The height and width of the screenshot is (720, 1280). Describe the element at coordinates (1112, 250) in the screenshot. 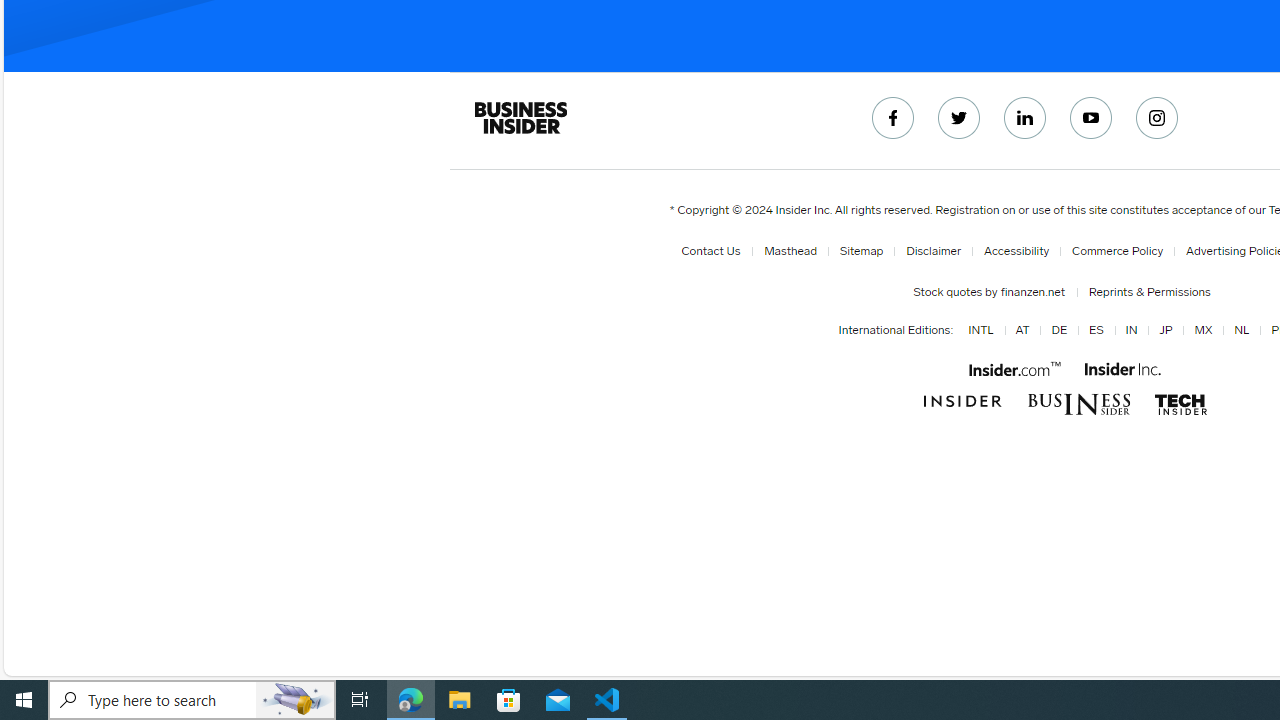

I see `'Commerce Policy'` at that location.